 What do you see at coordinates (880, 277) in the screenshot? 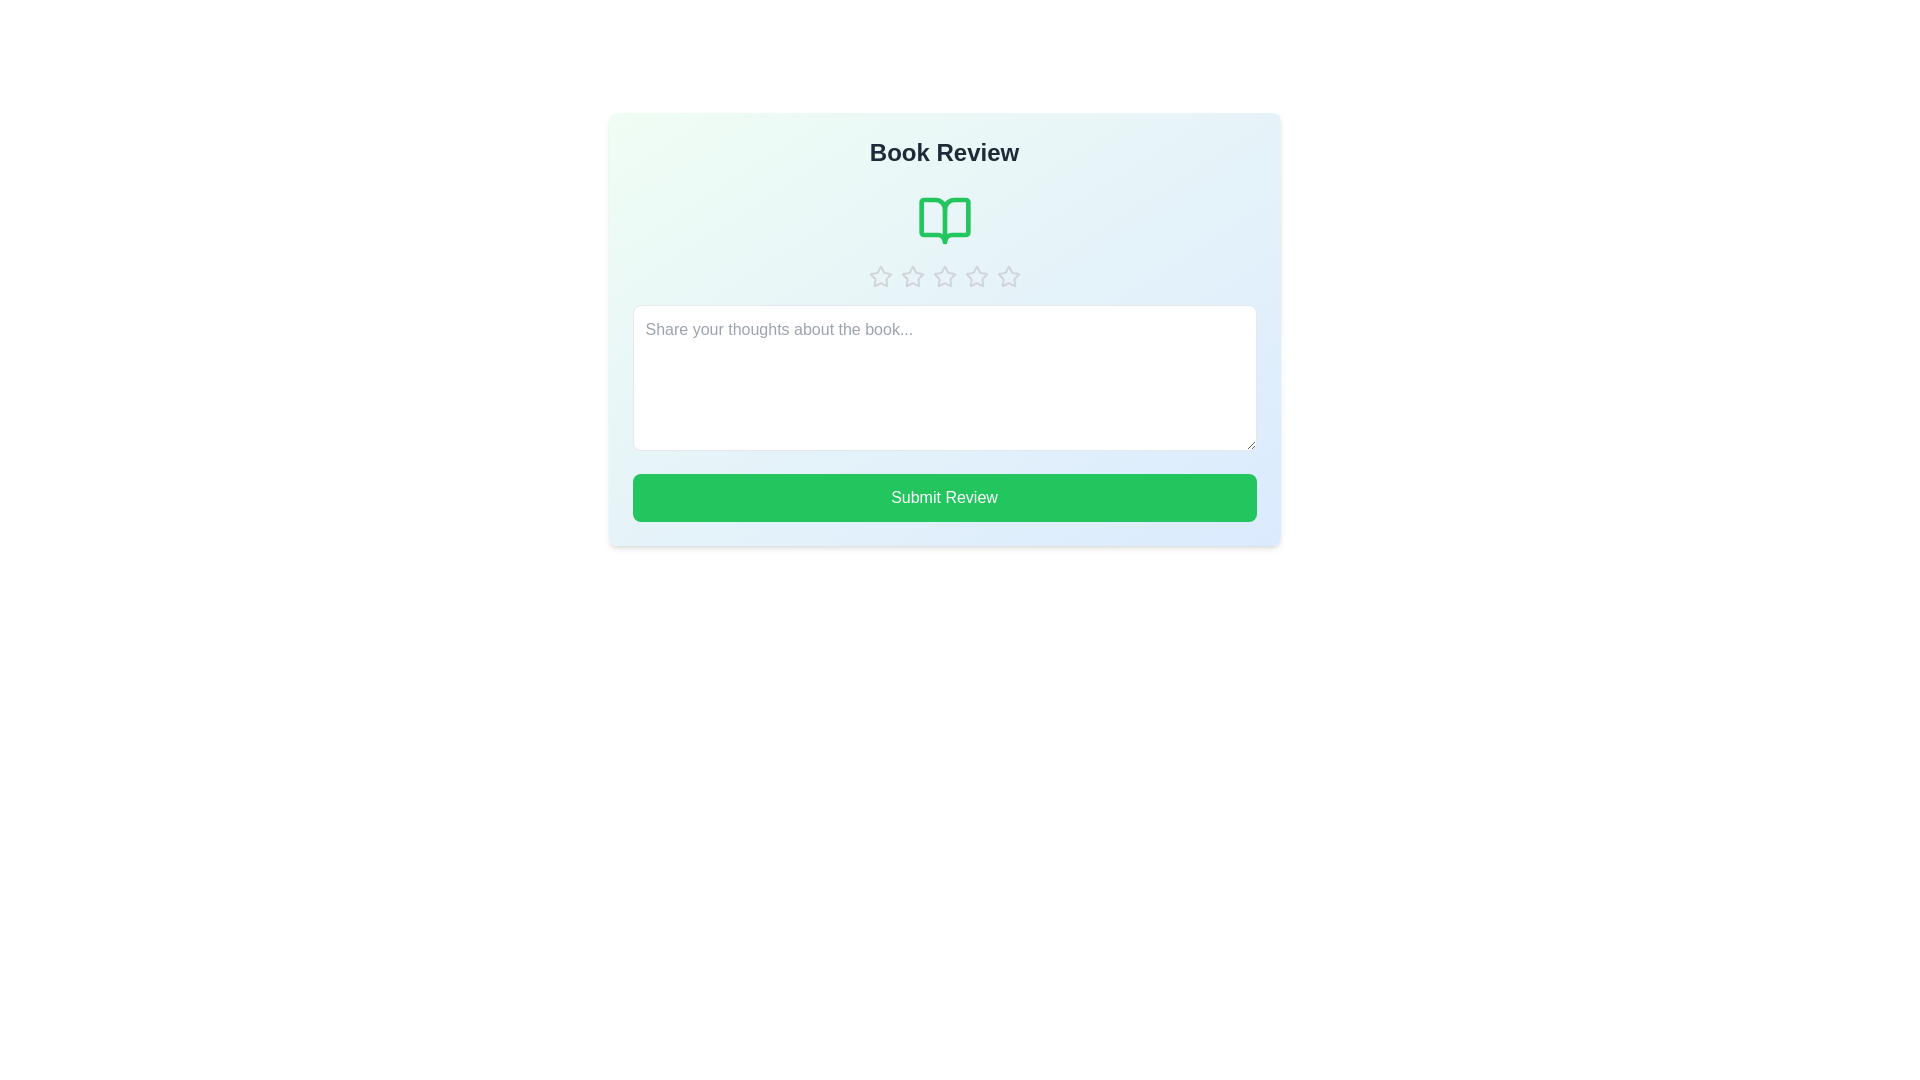
I see `the star corresponding to 1 to preview the rating` at bounding box center [880, 277].